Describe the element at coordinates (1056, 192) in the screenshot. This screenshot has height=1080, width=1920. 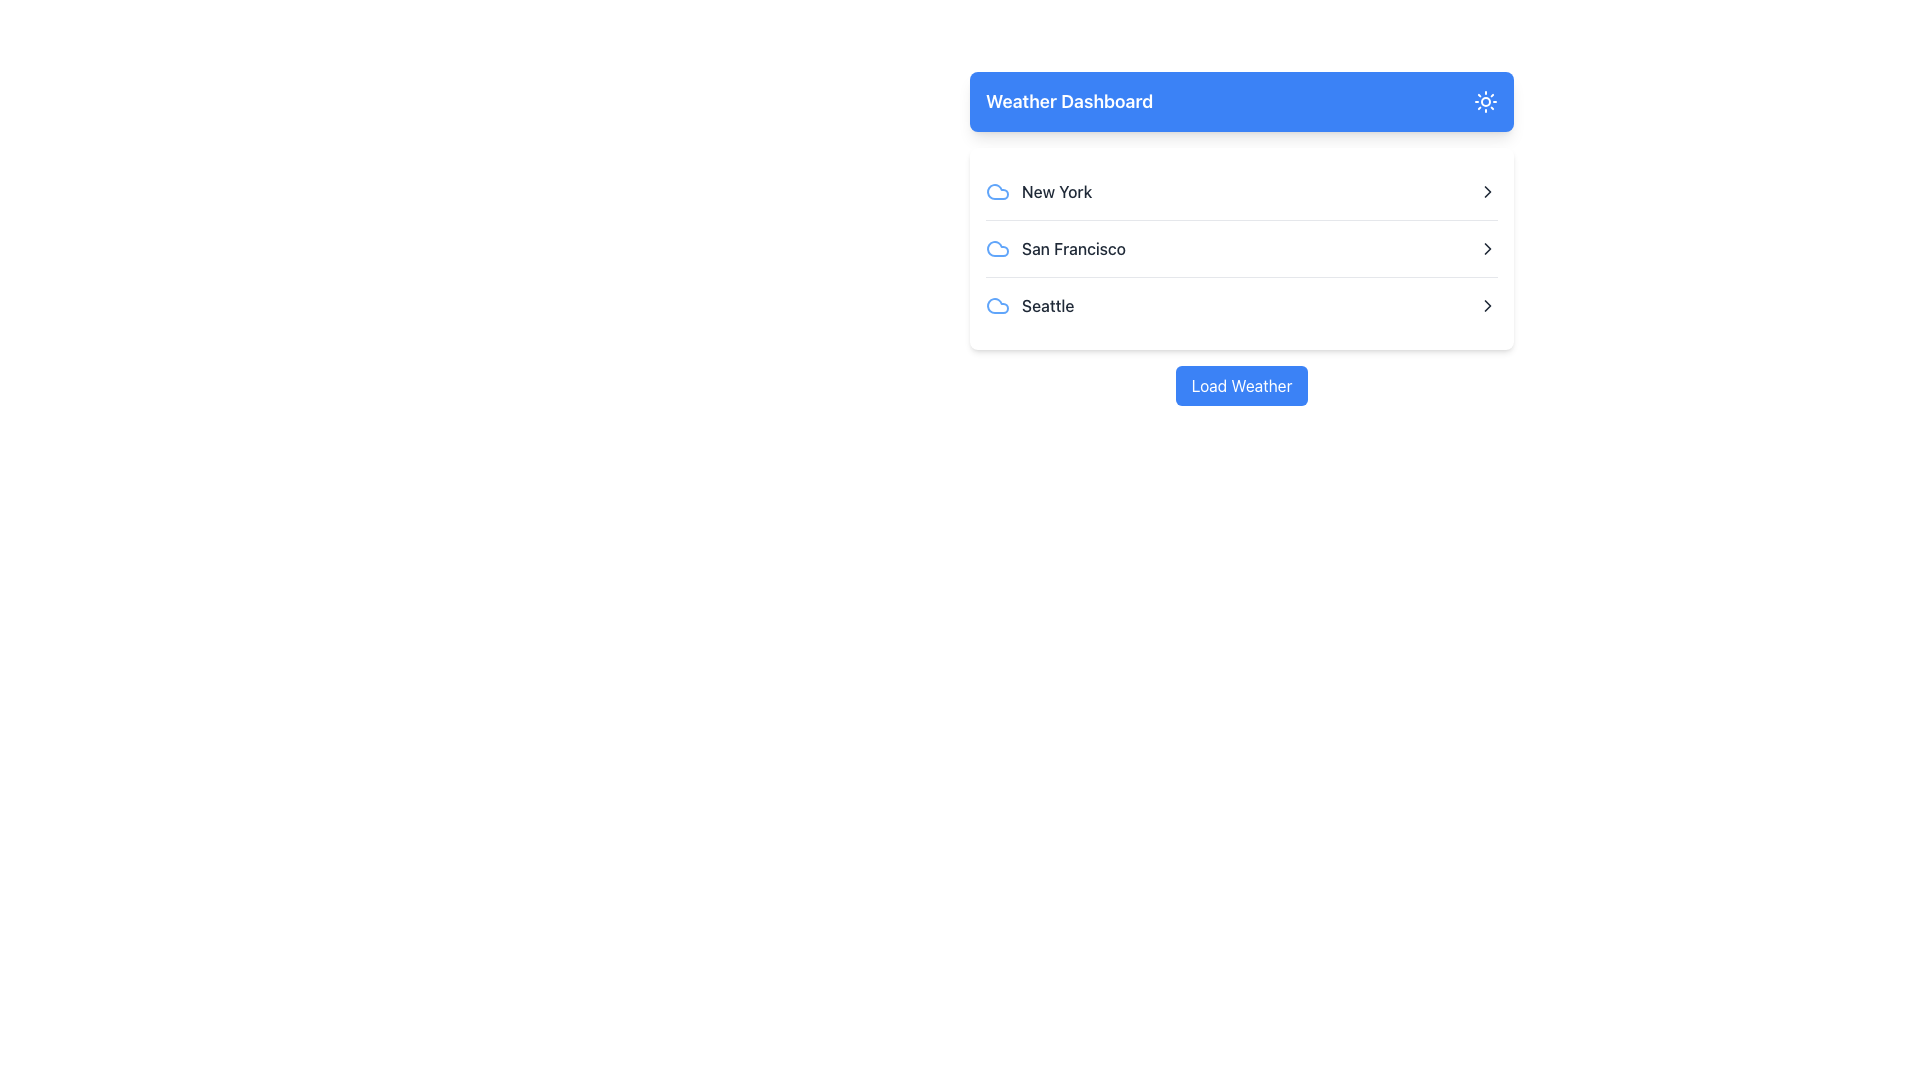
I see `text displayed in the 'New York' text label, which is the first entry in the Weather Dashboard section of the UI list` at that location.